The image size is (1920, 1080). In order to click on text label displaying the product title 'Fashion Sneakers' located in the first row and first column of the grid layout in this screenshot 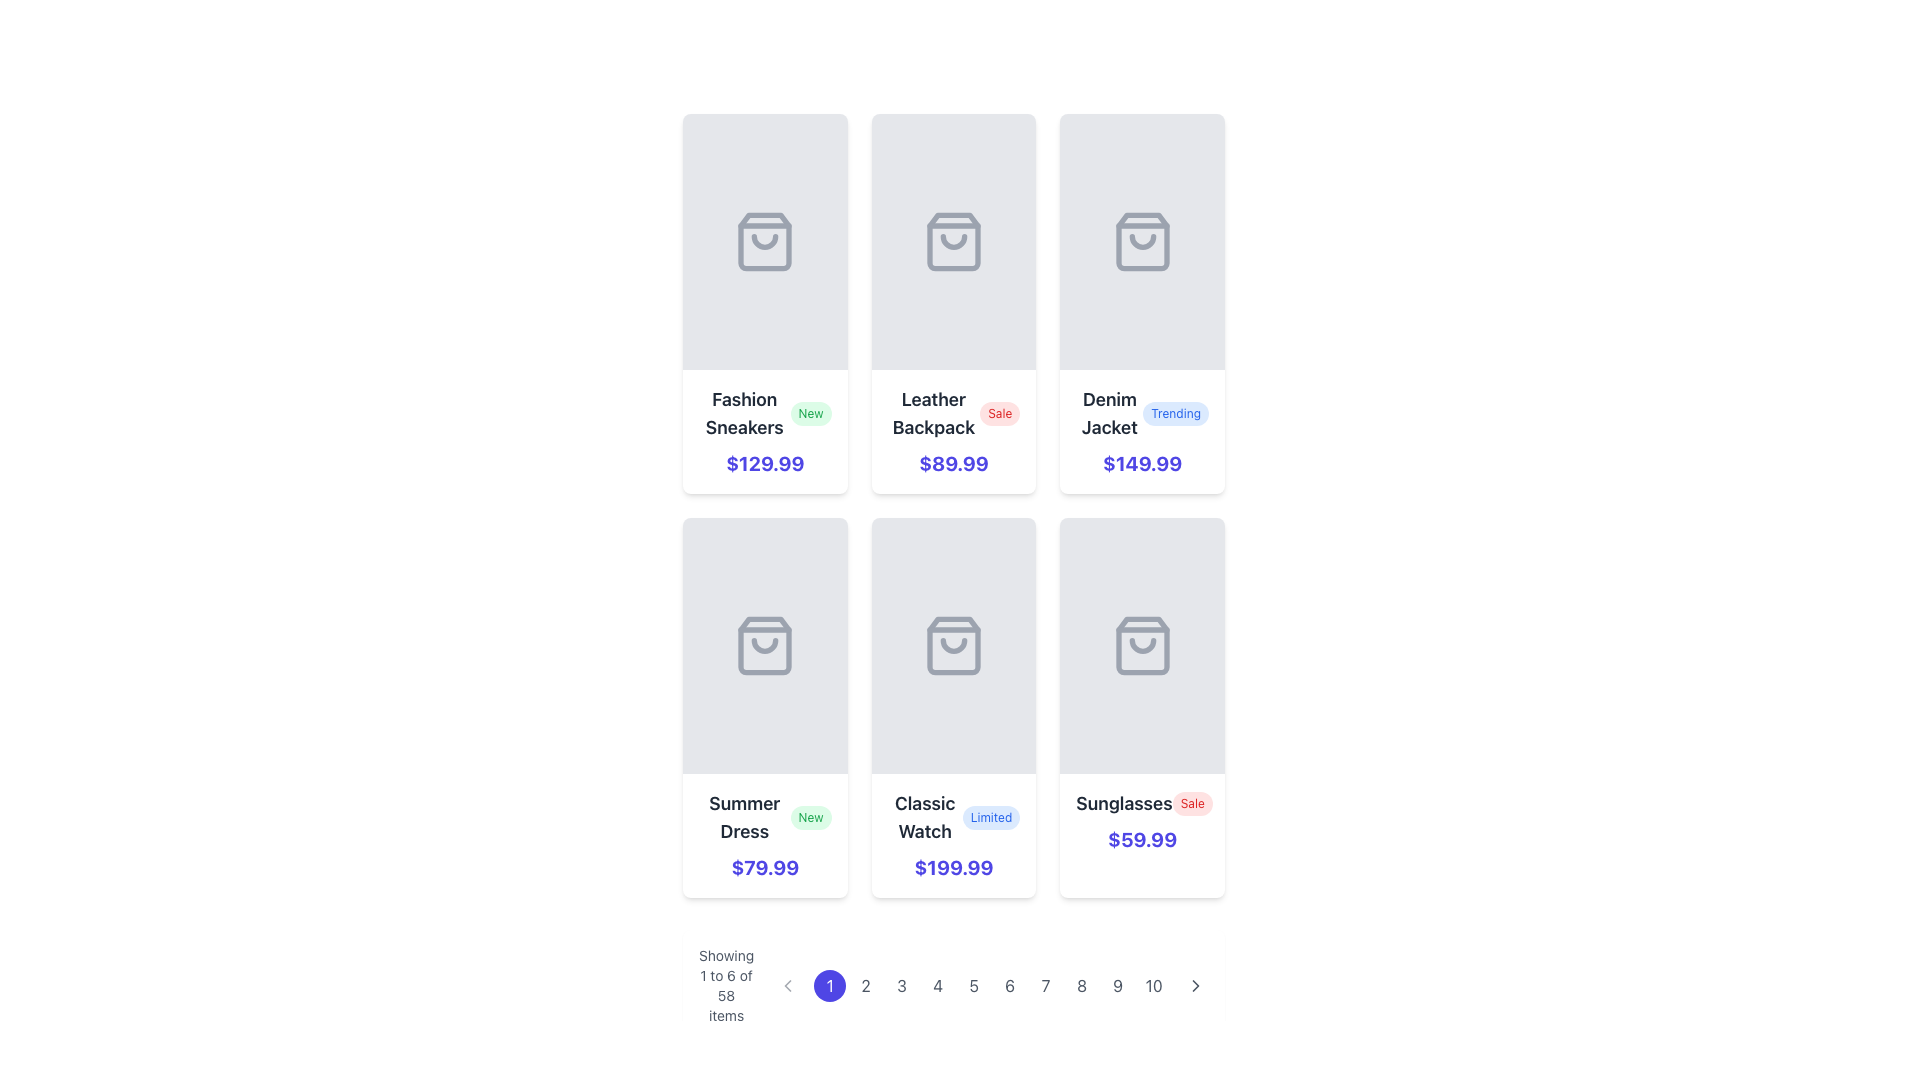, I will do `click(743, 412)`.